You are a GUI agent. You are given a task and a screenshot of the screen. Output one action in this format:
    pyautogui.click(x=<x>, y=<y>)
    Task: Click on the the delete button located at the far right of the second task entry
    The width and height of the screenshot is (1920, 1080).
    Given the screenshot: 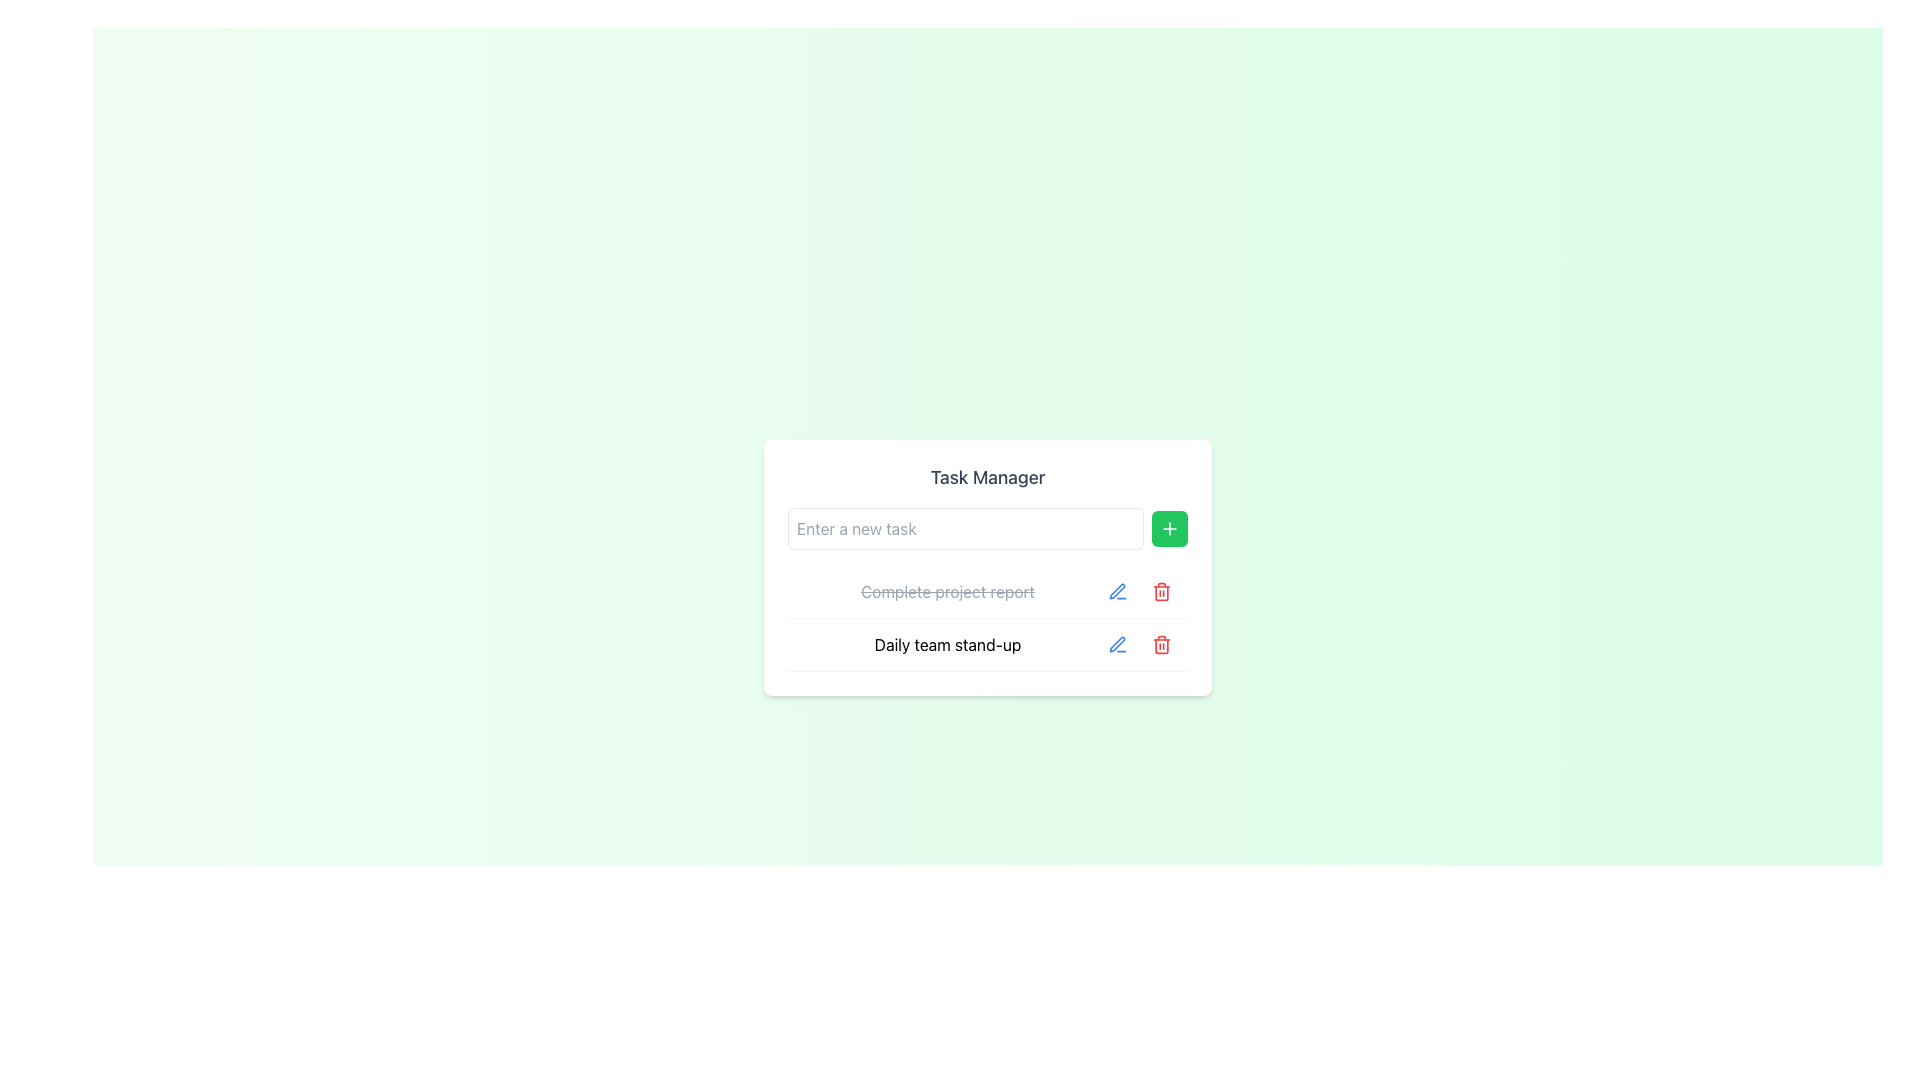 What is the action you would take?
    pyautogui.click(x=1161, y=644)
    